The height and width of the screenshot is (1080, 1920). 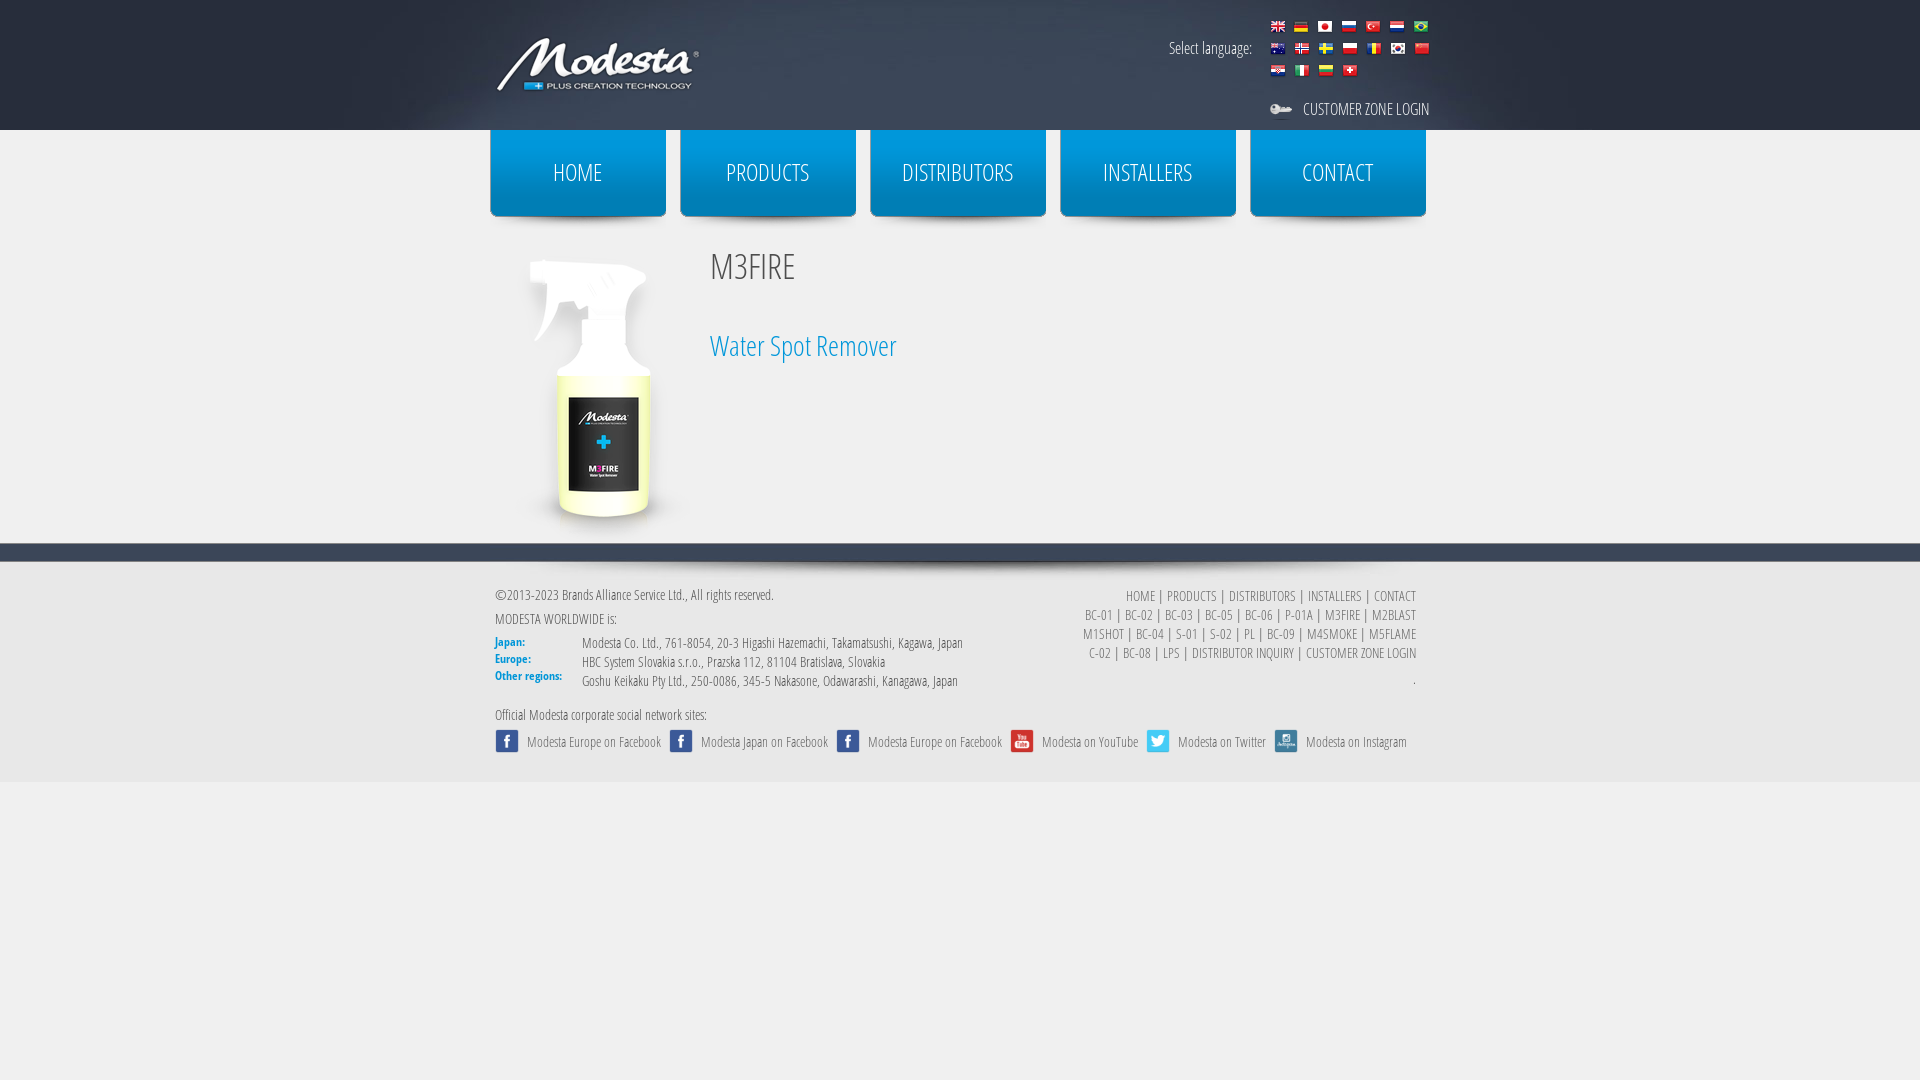 I want to click on 'Modesta Europe on Facebook', so click(x=593, y=741).